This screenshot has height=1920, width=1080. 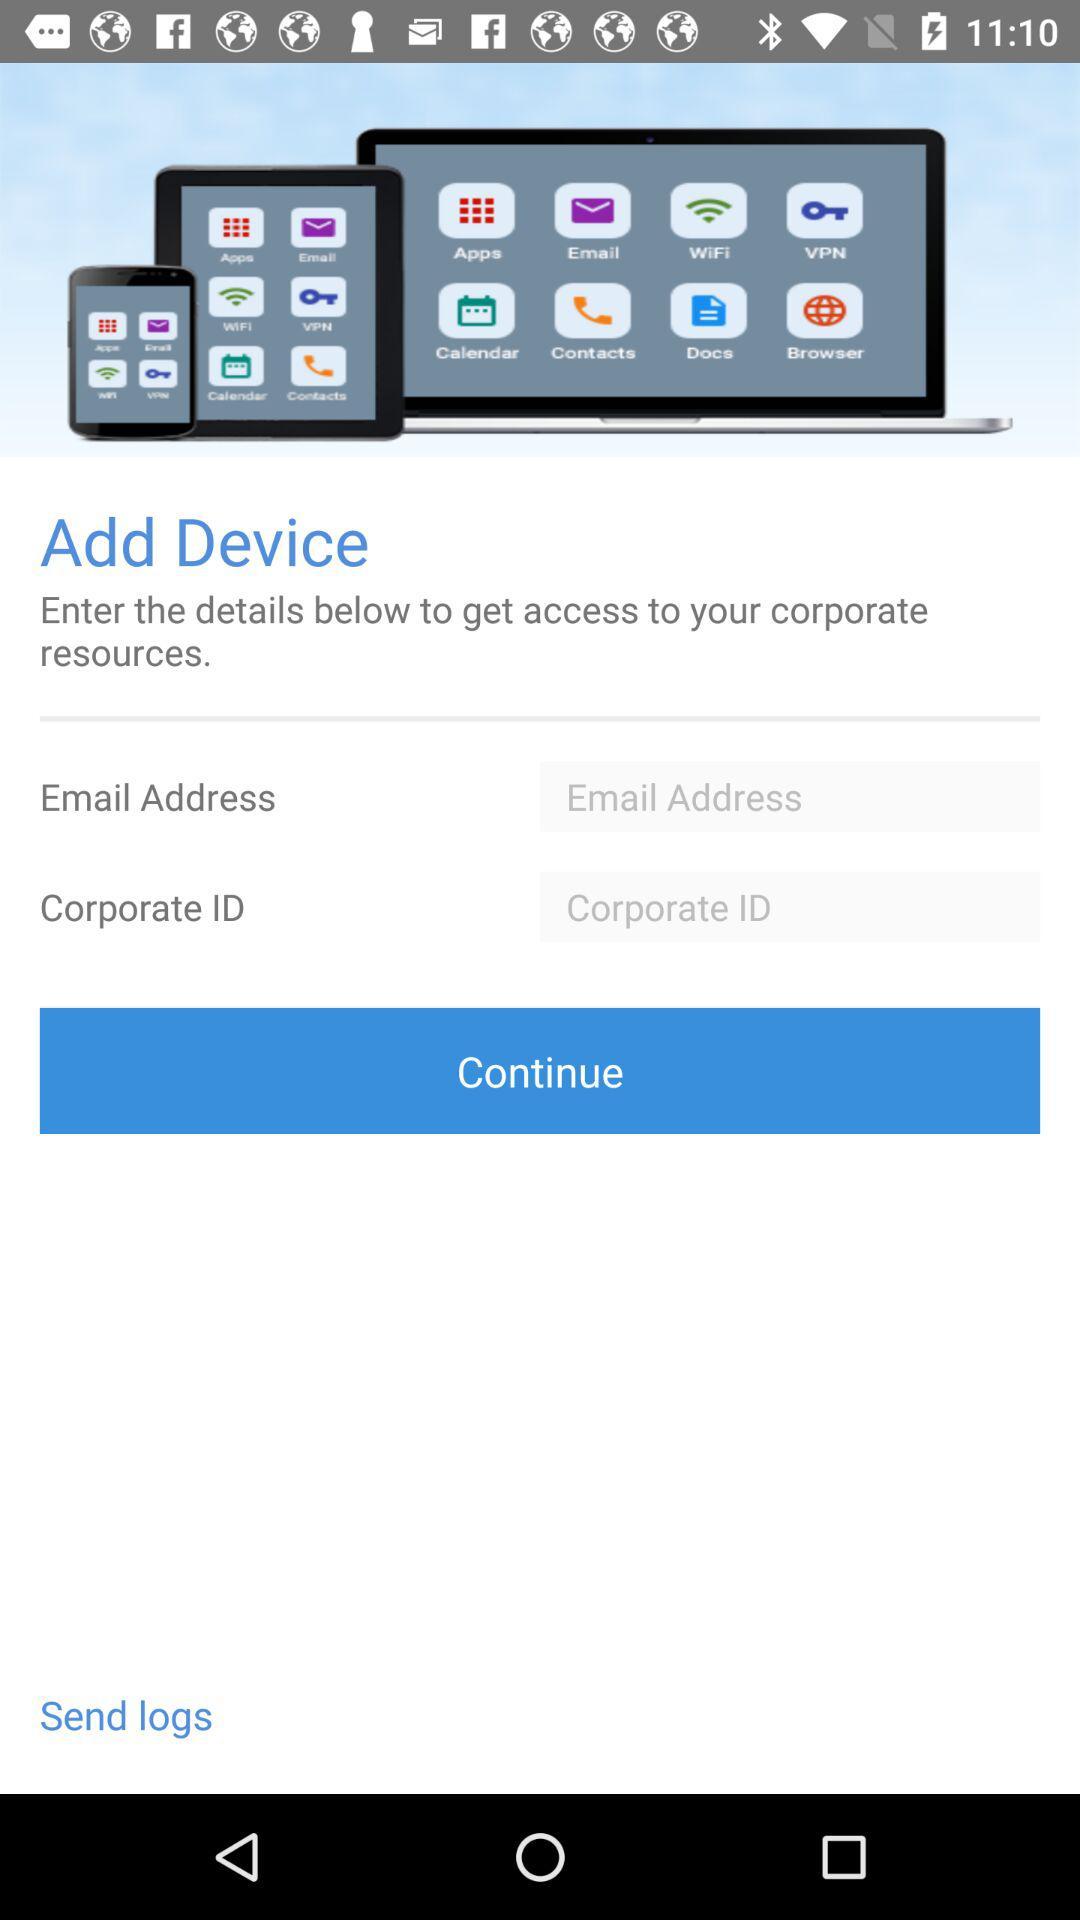 I want to click on the enter the details, so click(x=540, y=629).